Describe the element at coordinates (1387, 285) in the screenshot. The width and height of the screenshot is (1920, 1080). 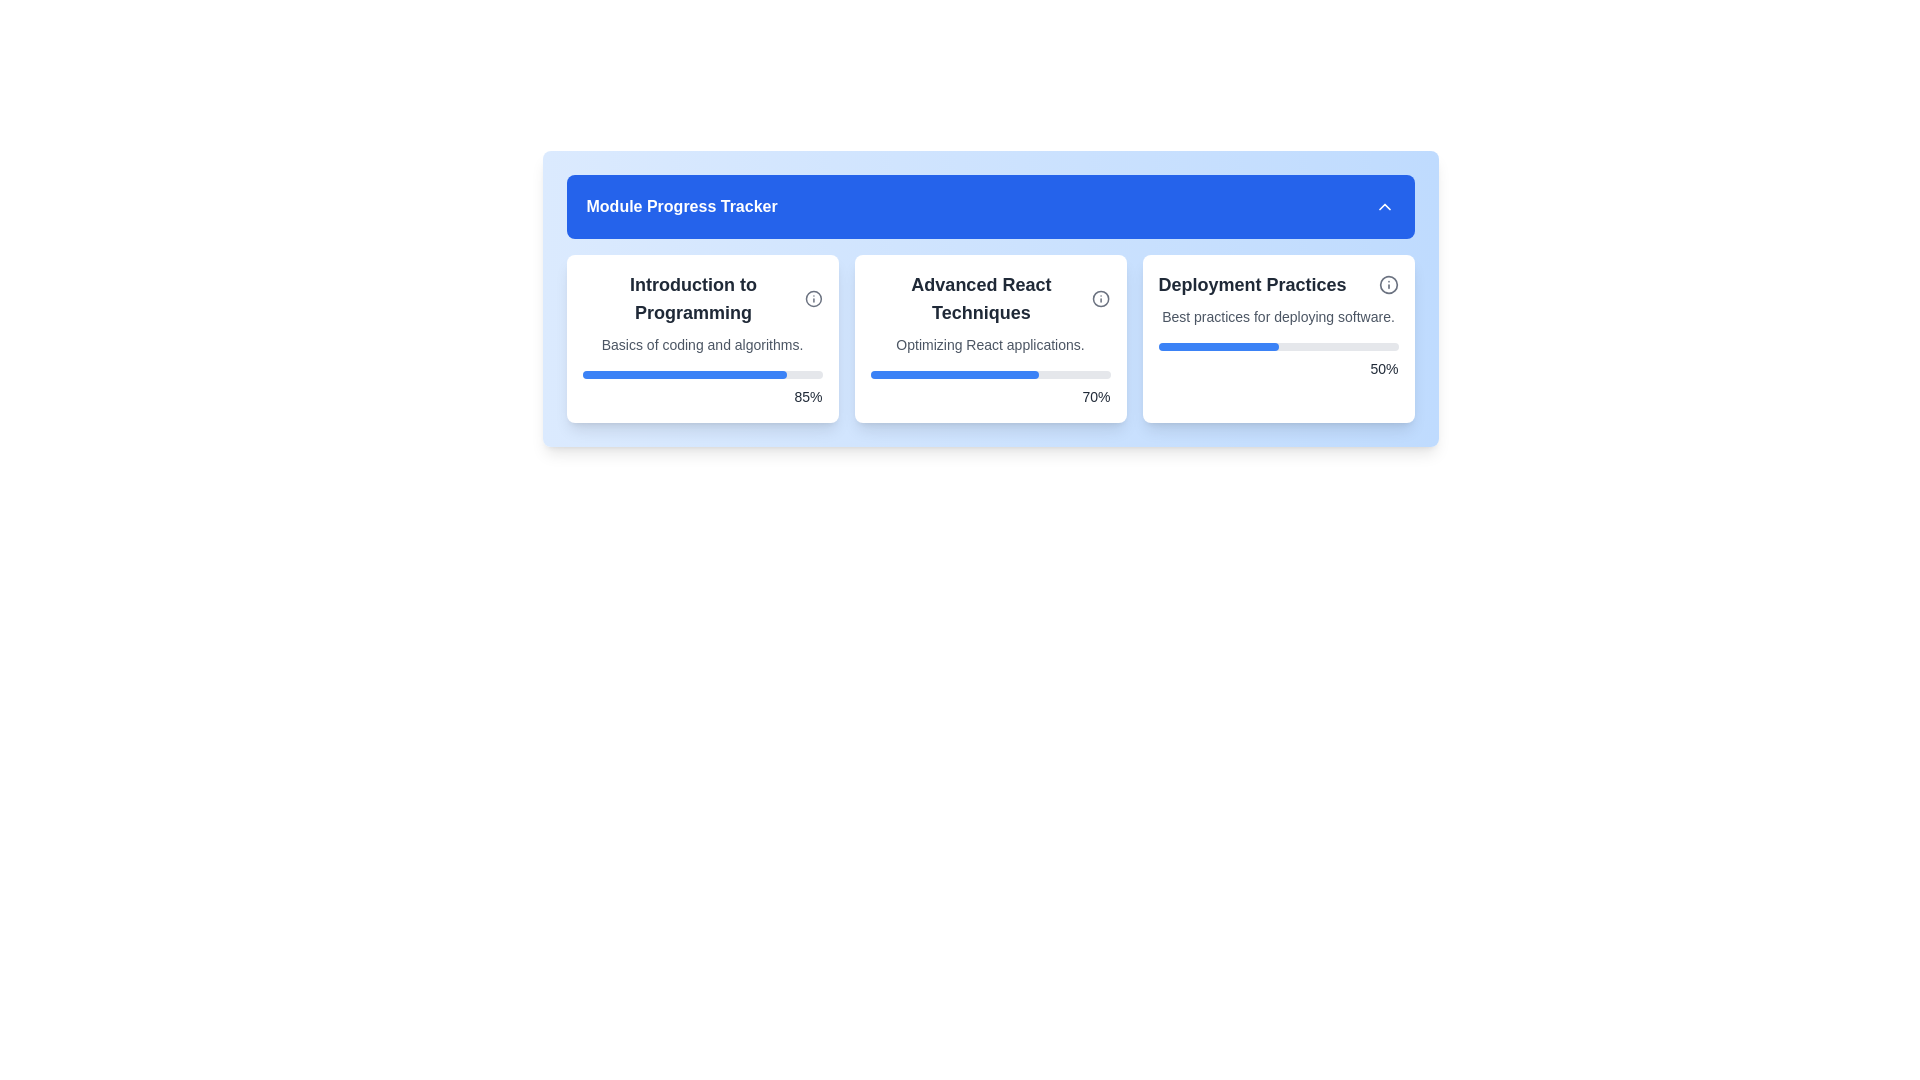
I see `the information icon circle located in the top-right corner of the 'Deployment Practices' card` at that location.